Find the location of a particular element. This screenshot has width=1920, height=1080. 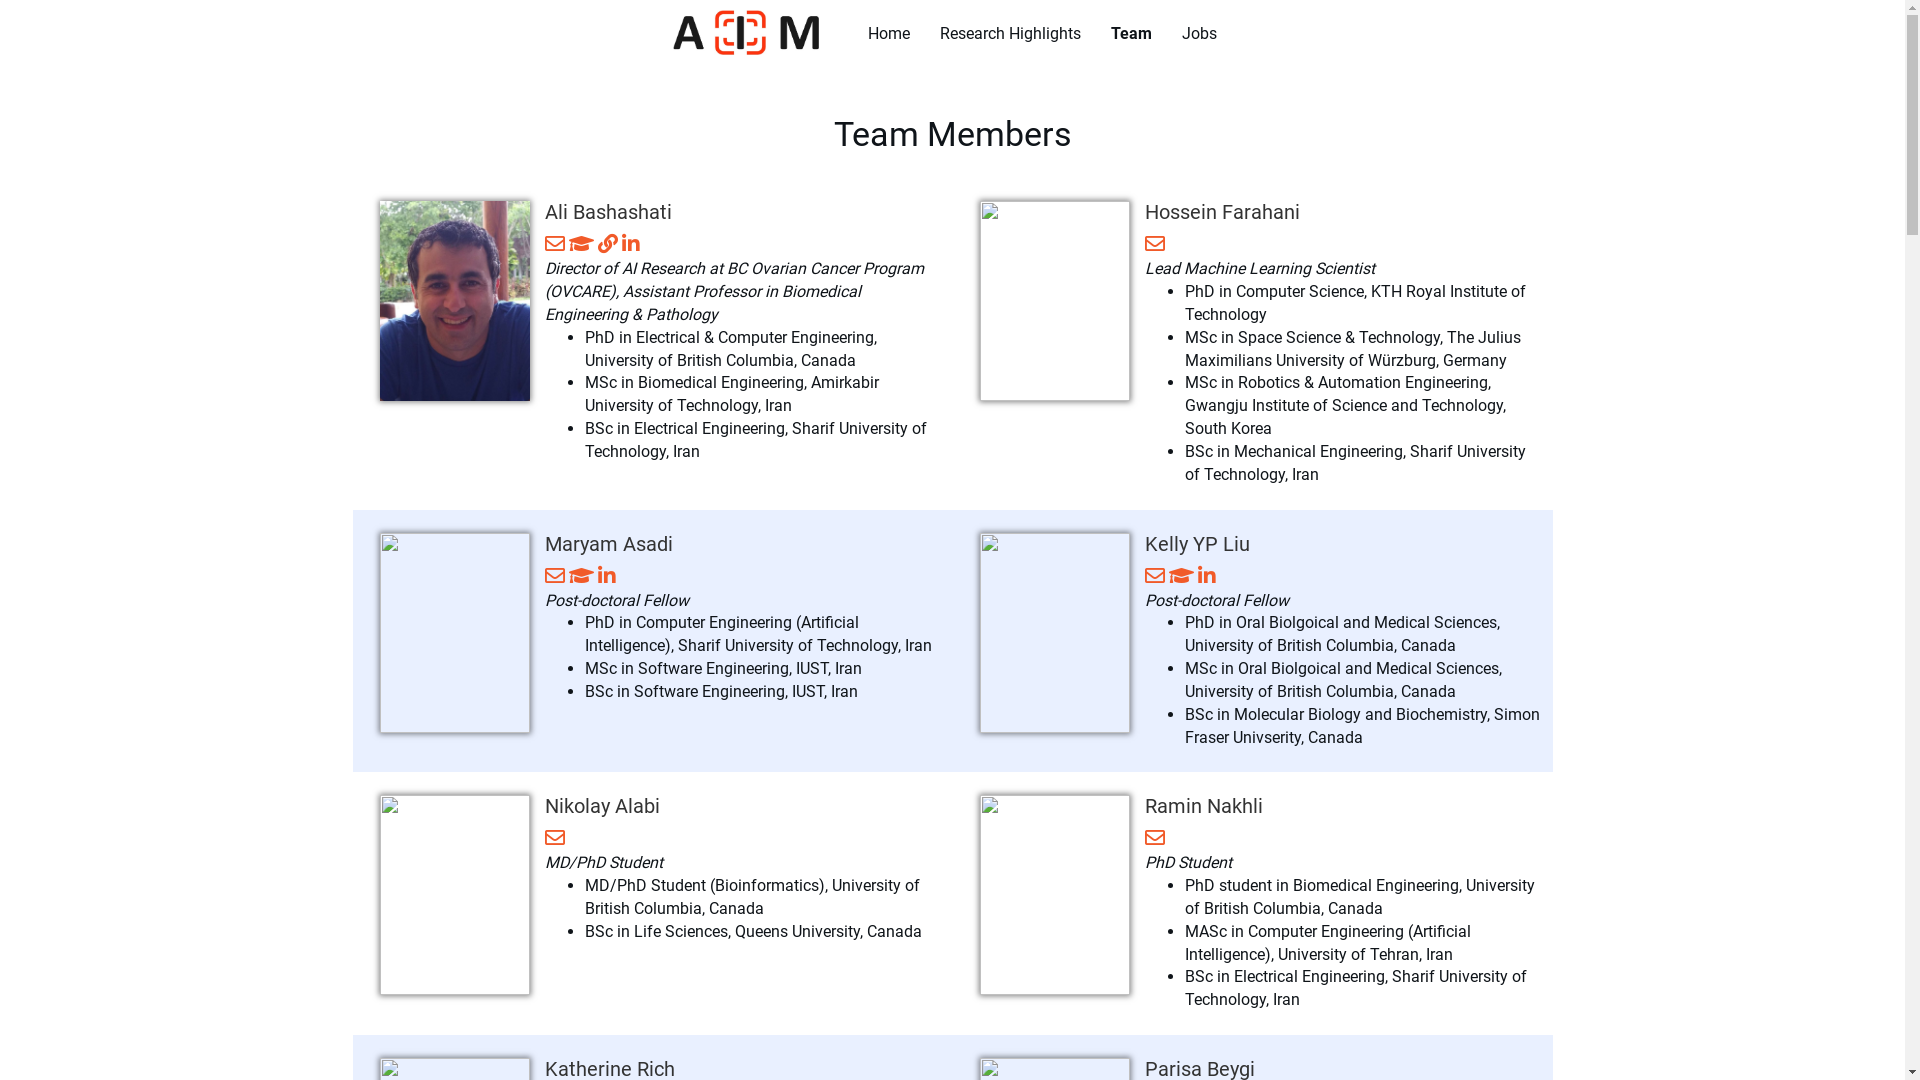

'Home' is located at coordinates (853, 34).